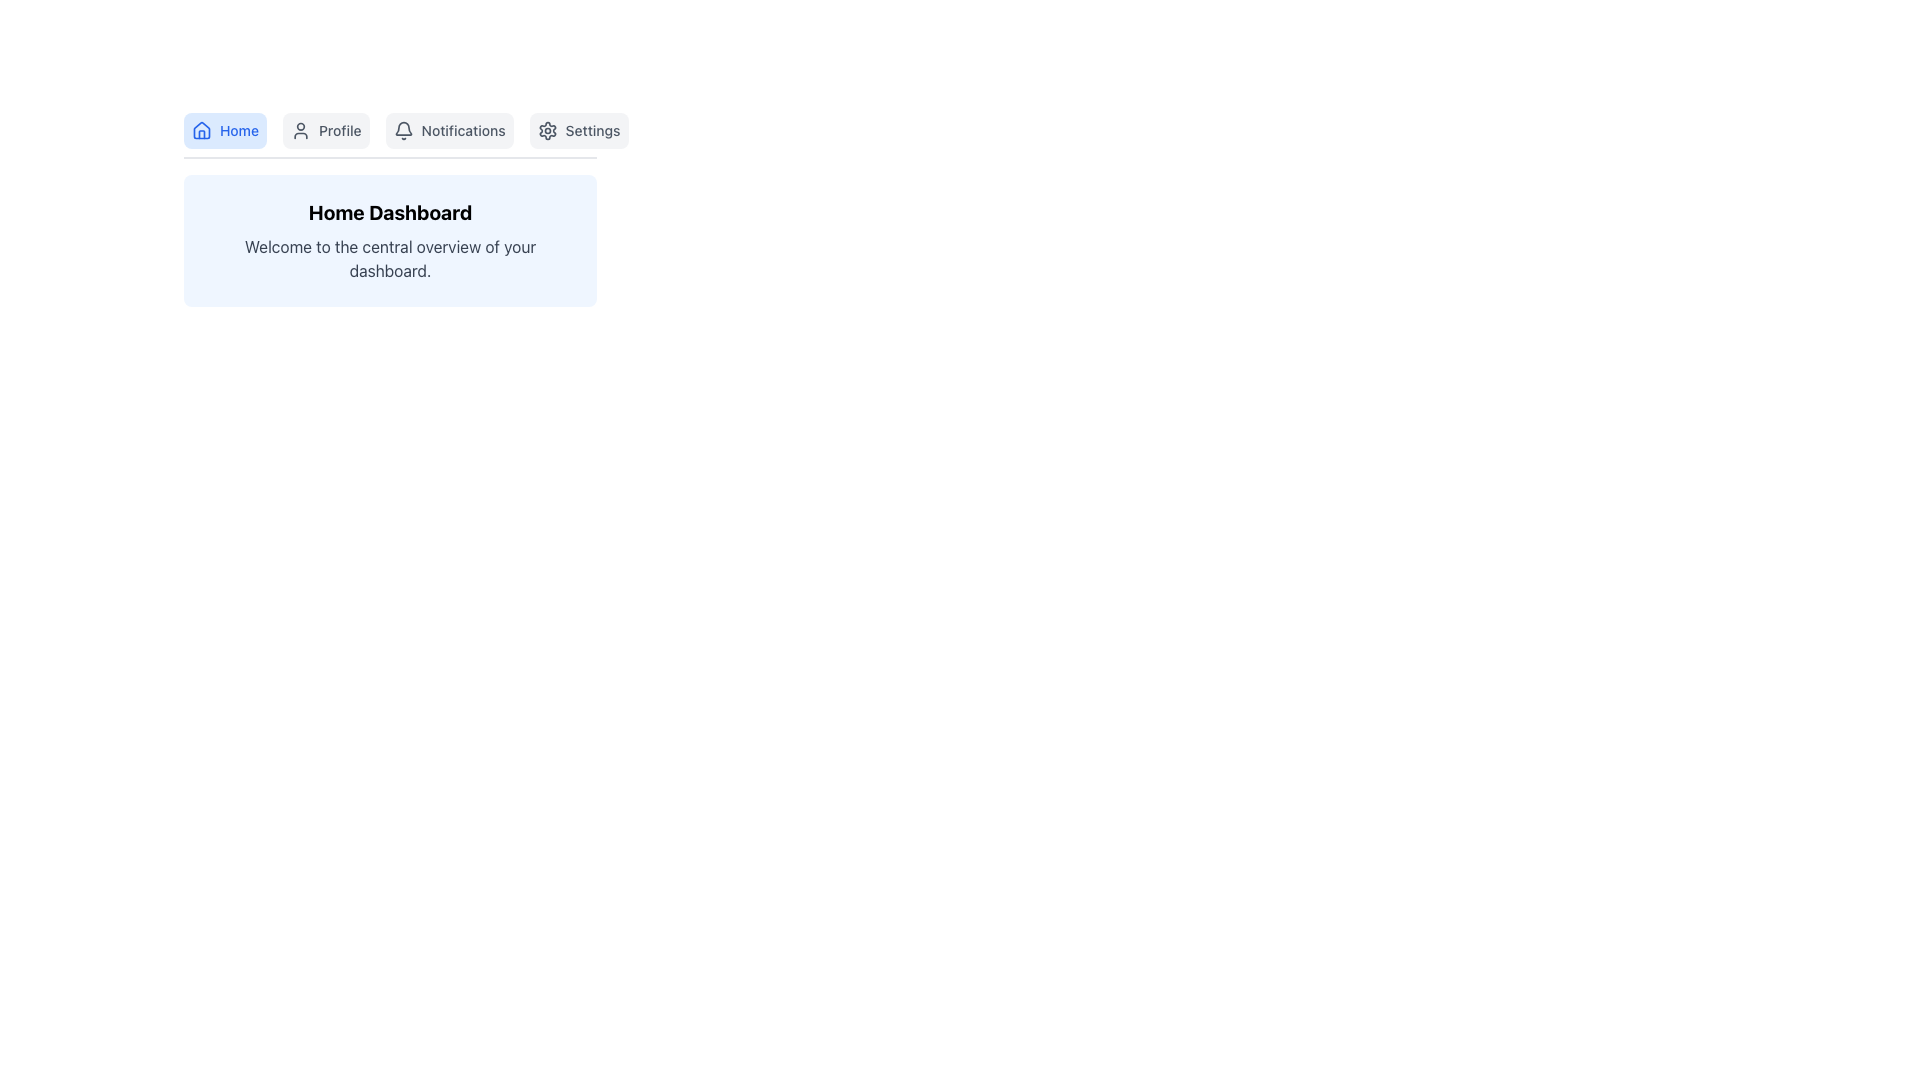 This screenshot has width=1920, height=1080. I want to click on the 'Notifications' navigation button, which is the third button from the left in the horizontal row, positioned below the header and between the 'Profile' and 'Settings' buttons, so click(448, 131).